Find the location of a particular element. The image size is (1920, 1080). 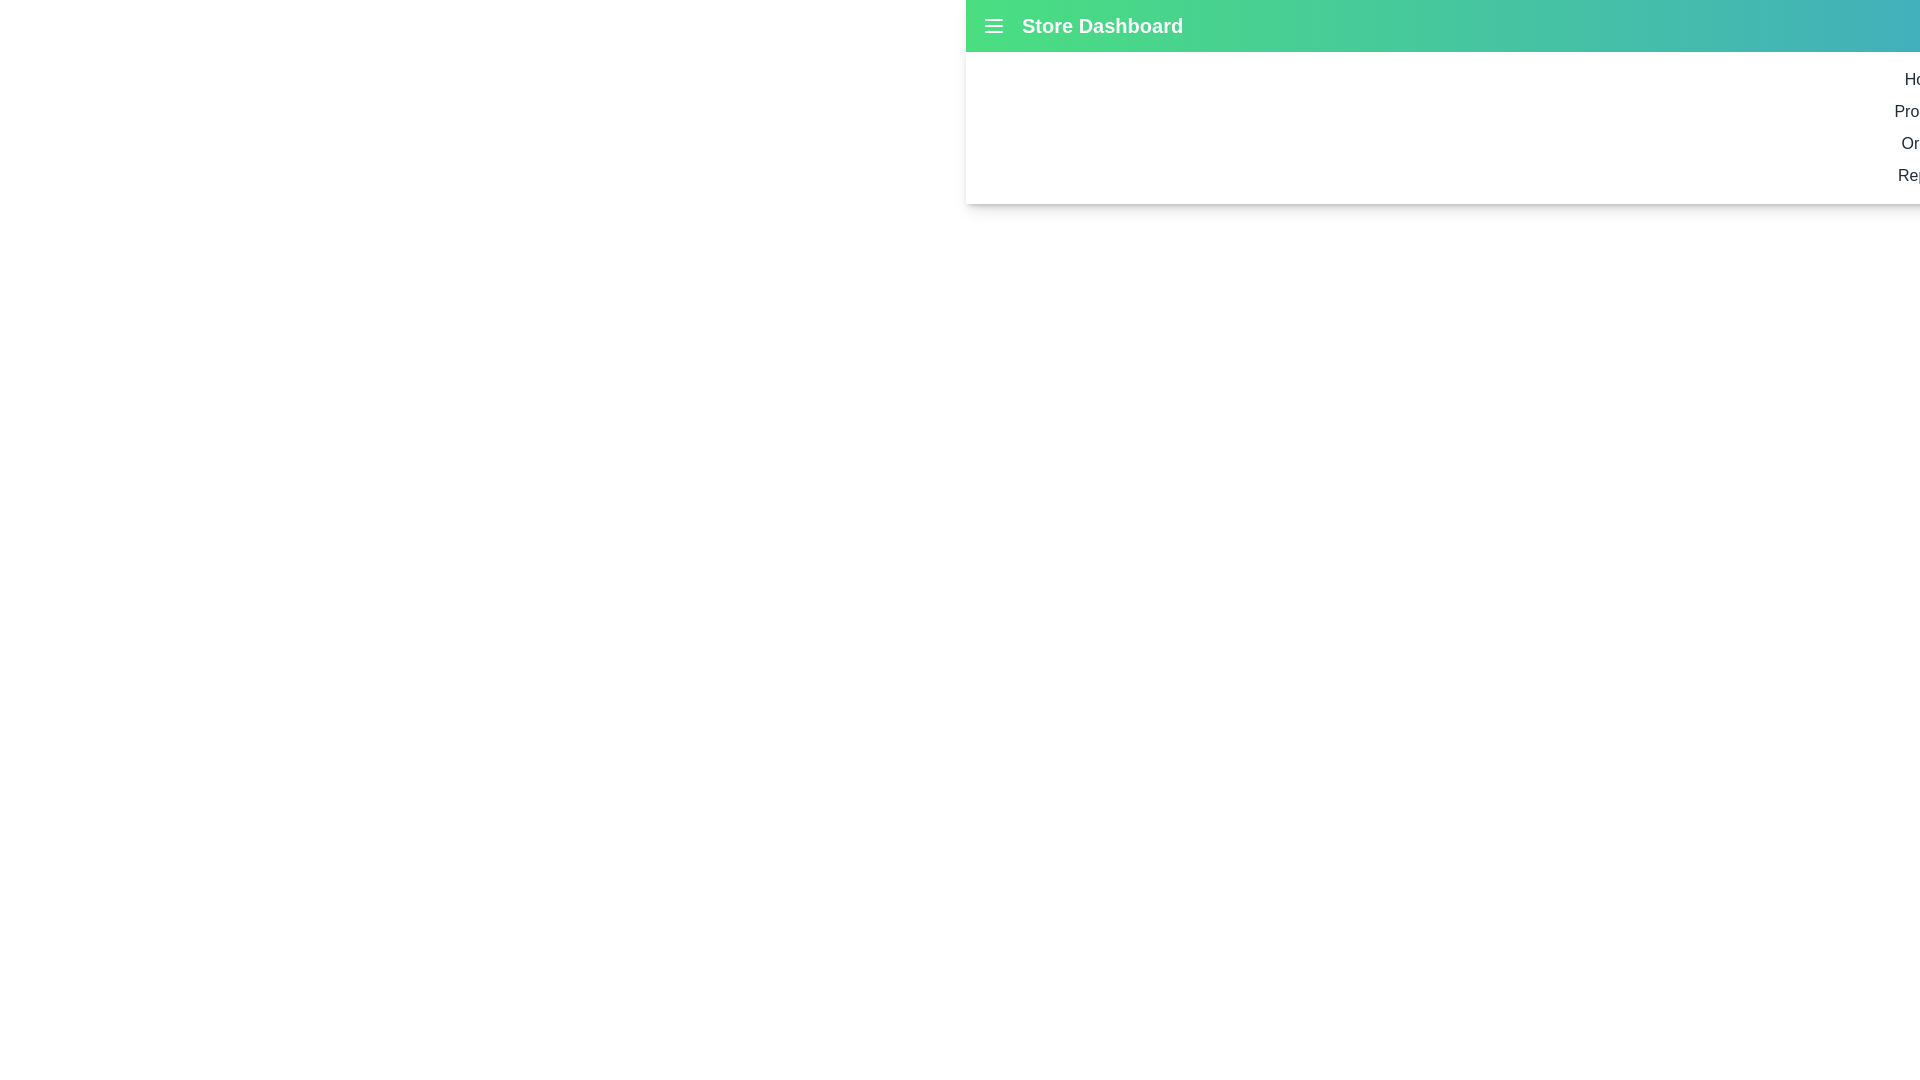

the hamburger menu icon located on the left side of the header, which features three white horizontal lines against a green background is located at coordinates (993, 26).